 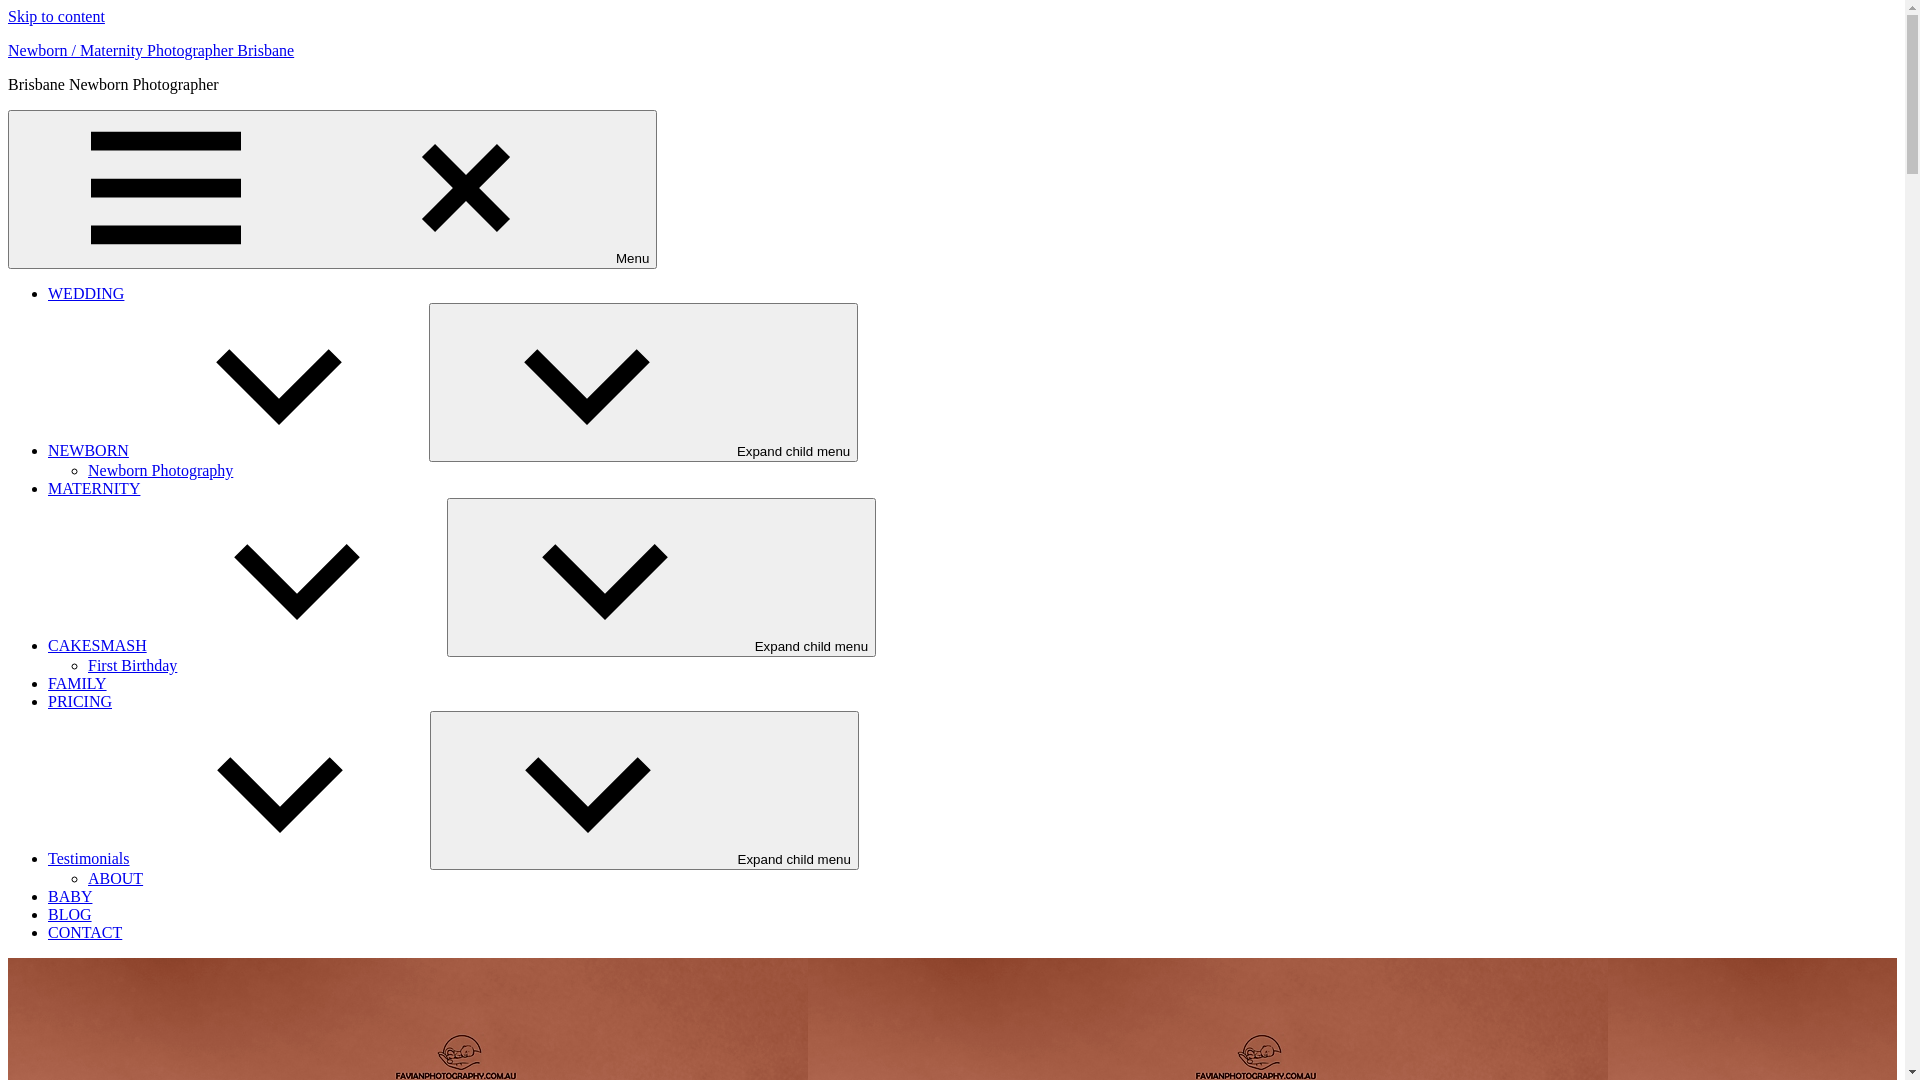 I want to click on 'First Birthday', so click(x=86, y=665).